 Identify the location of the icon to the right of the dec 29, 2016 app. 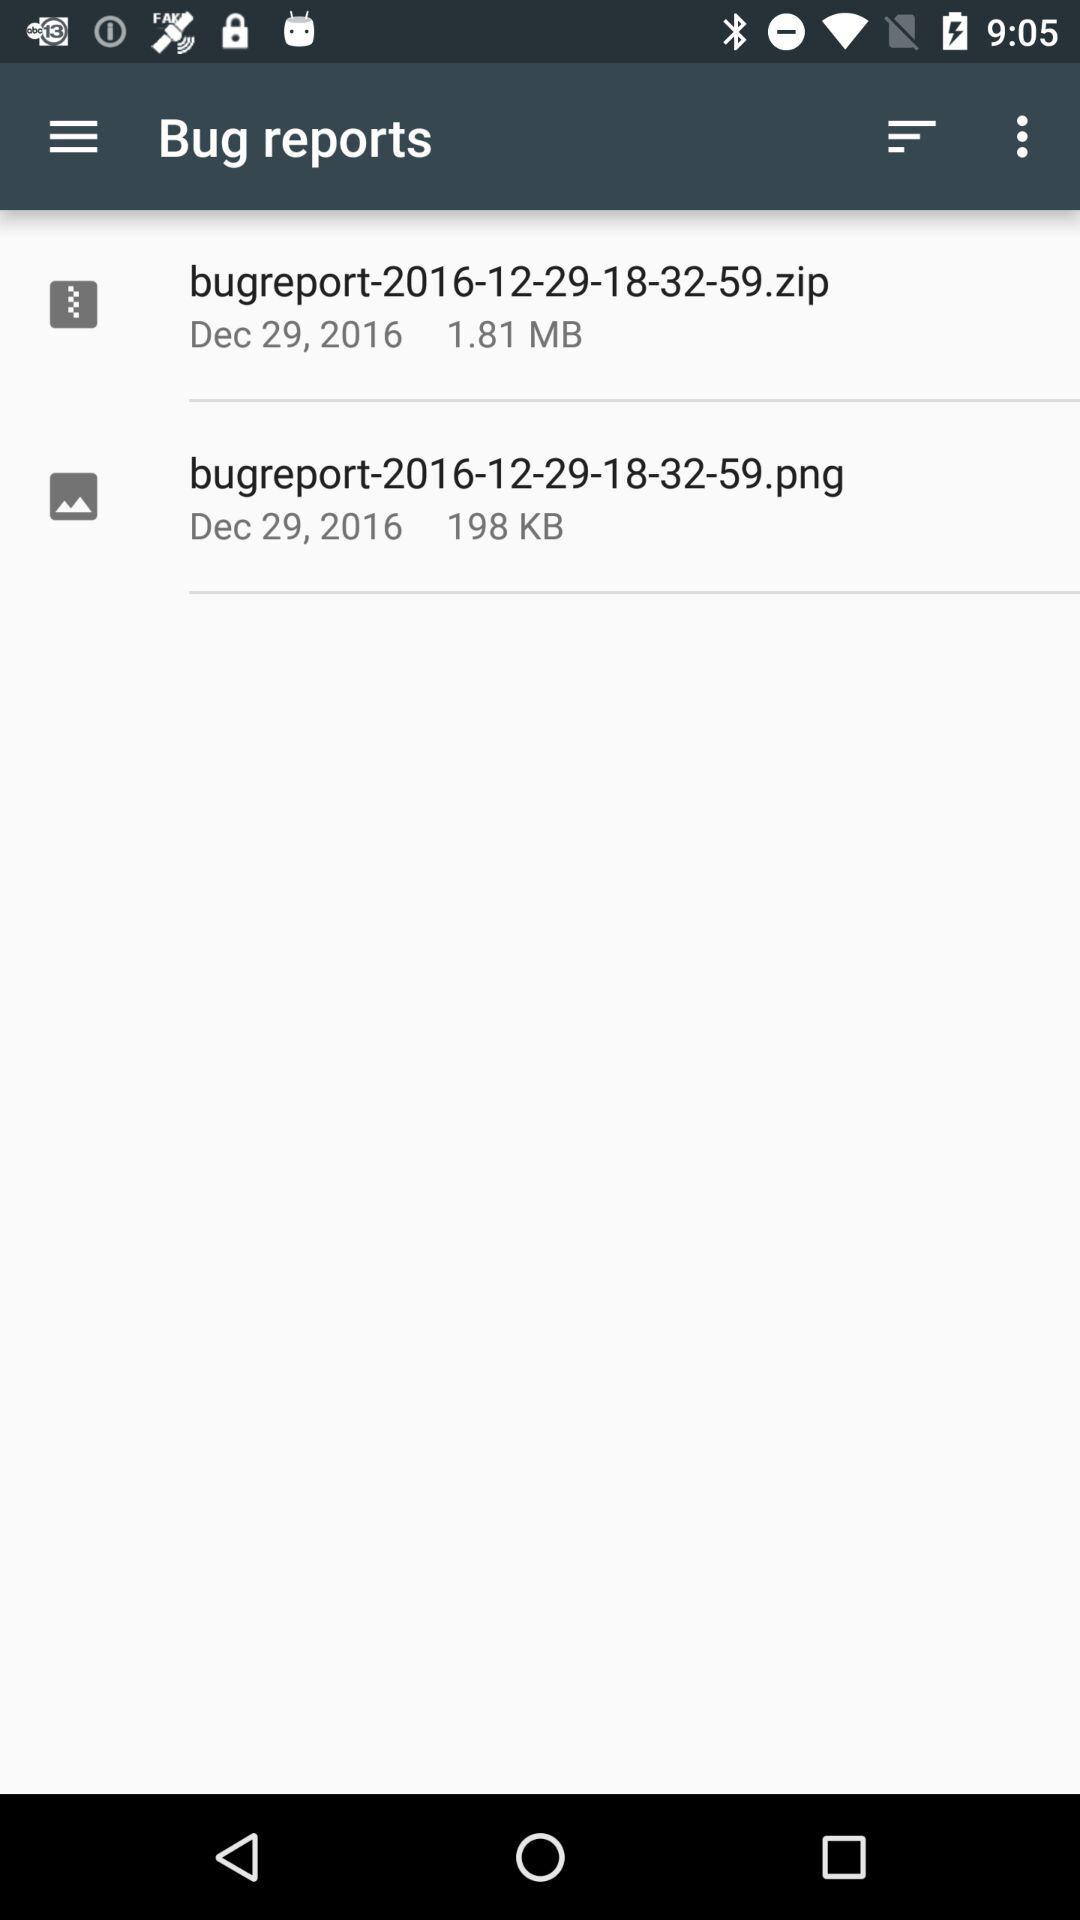
(564, 524).